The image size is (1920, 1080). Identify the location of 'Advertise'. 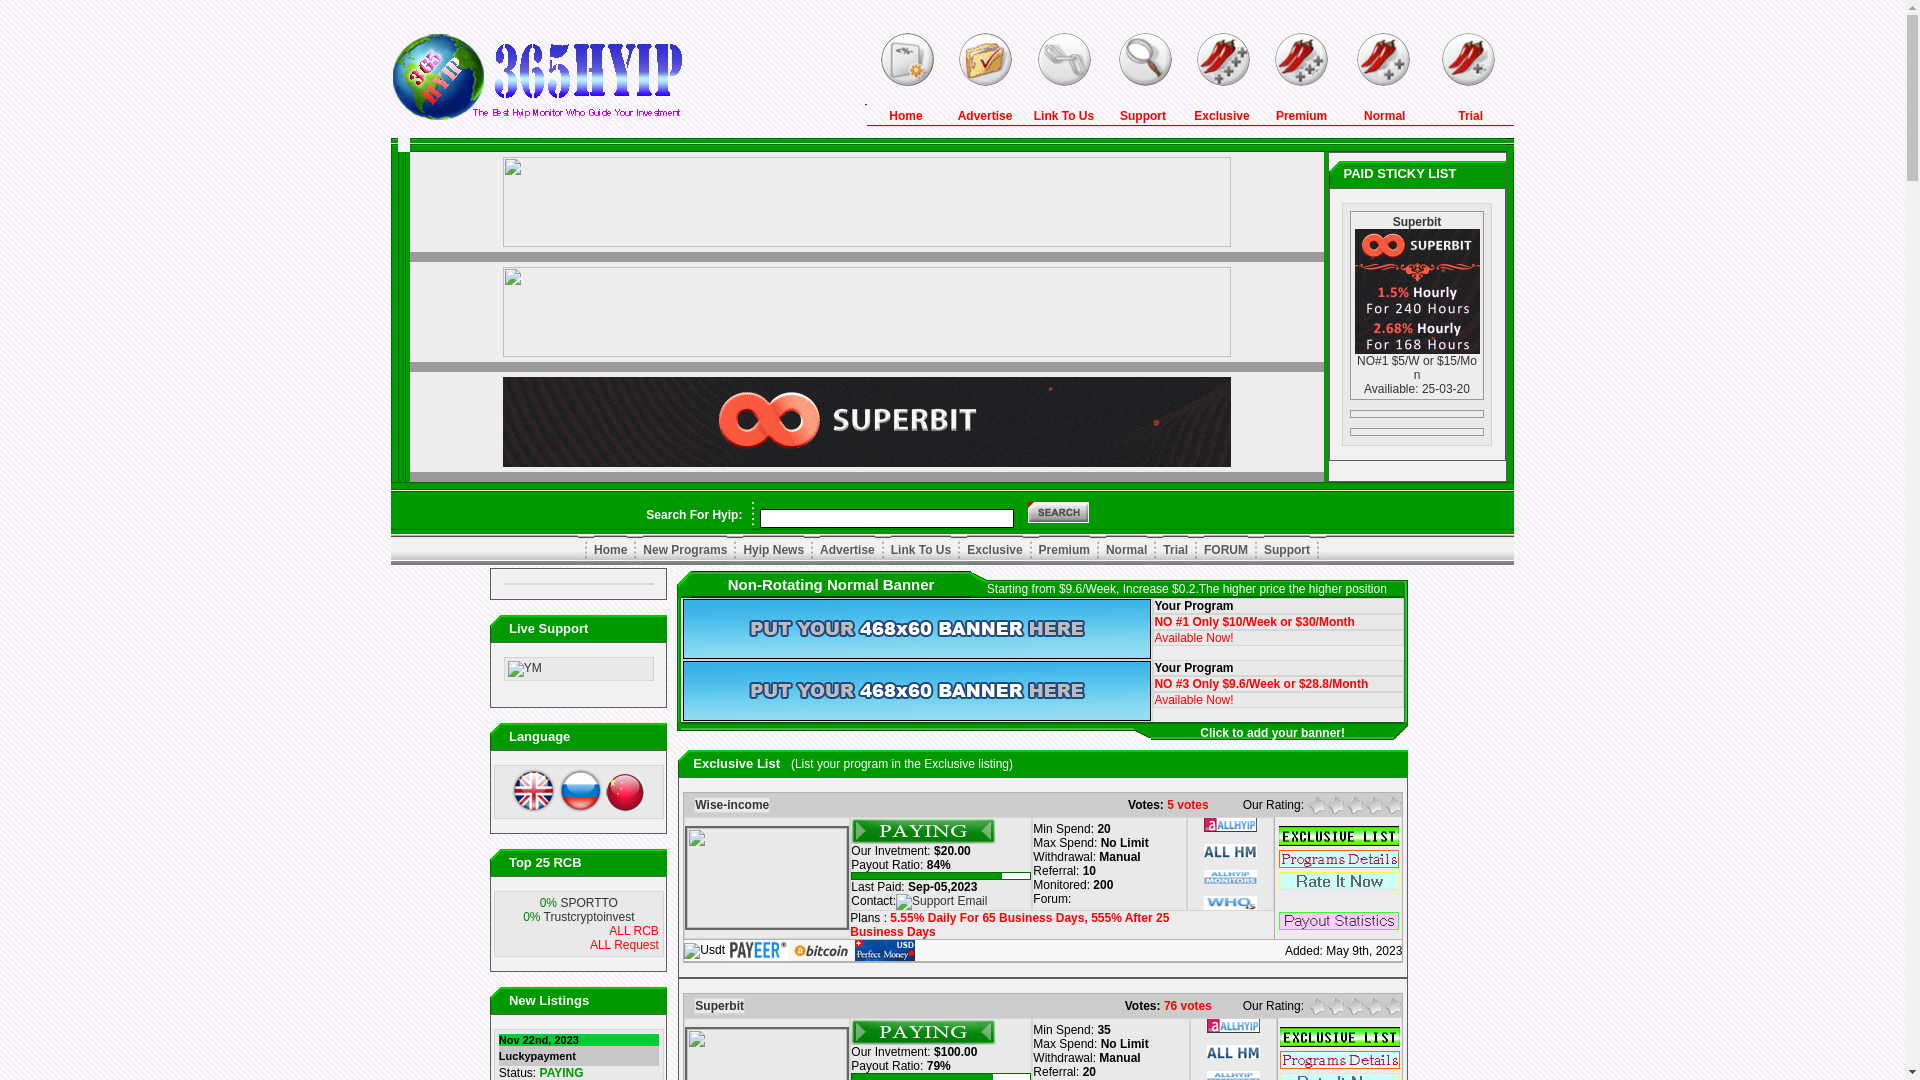
(985, 115).